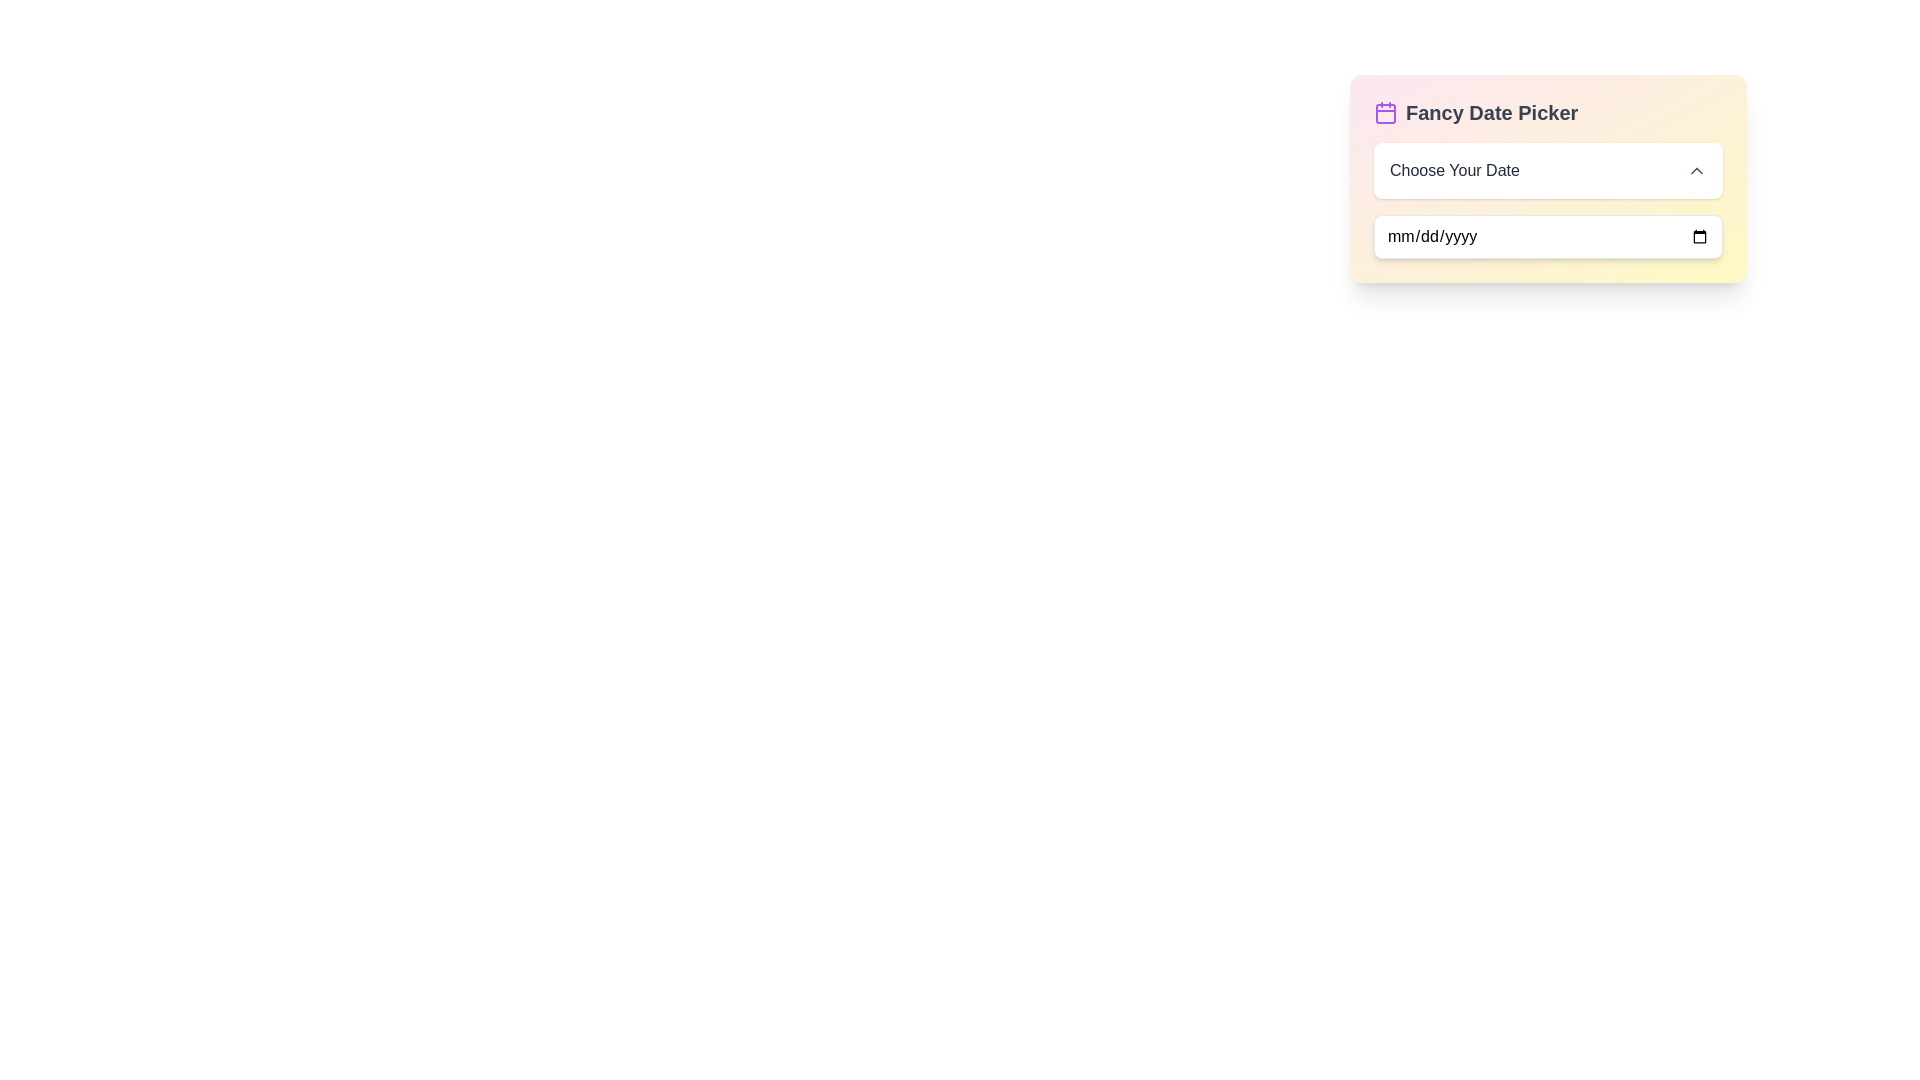  I want to click on the text label displaying 'Fancy Date Picker', which is styled in bold, extra-large gray font and is part of the header section of a date-picker component, so click(1492, 112).